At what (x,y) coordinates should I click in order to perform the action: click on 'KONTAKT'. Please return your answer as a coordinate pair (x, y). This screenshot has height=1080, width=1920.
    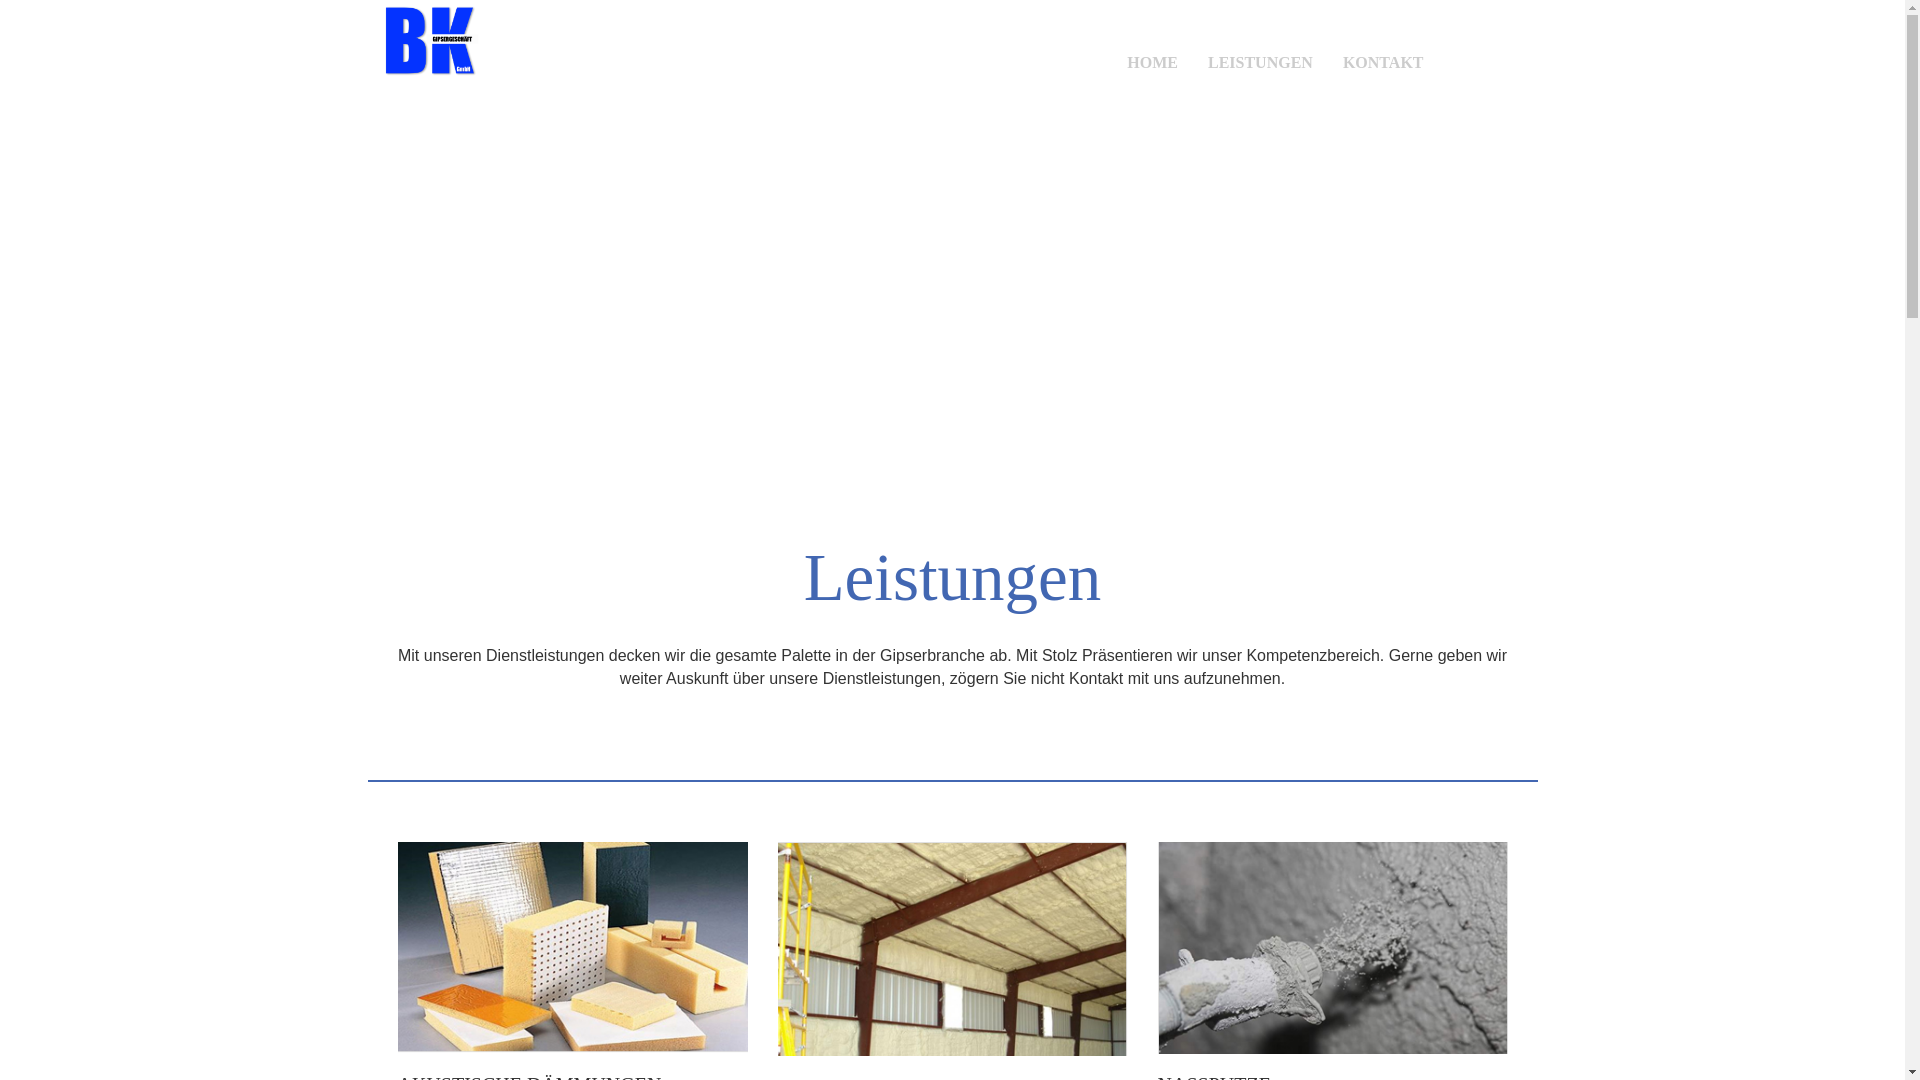
    Looking at the image, I should click on (1382, 52).